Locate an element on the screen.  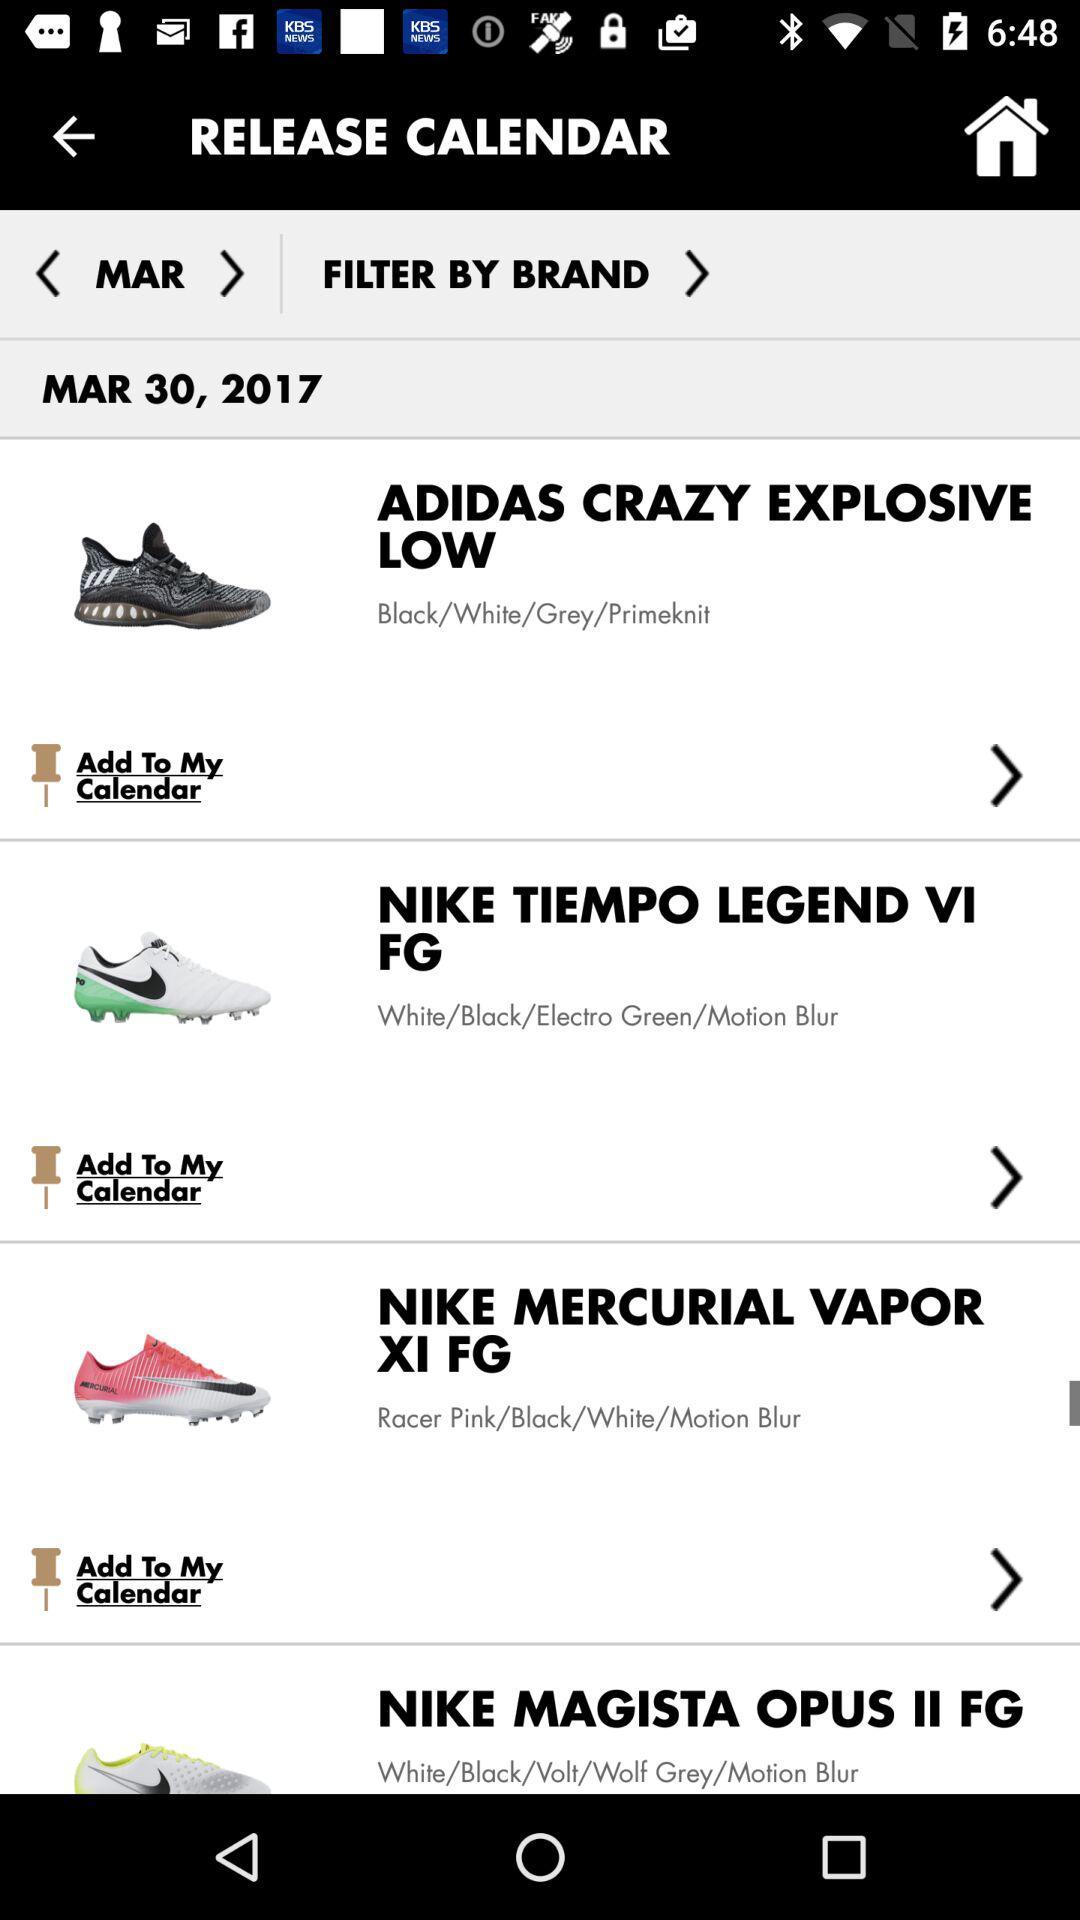
the icon at the top right corner is located at coordinates (1006, 135).